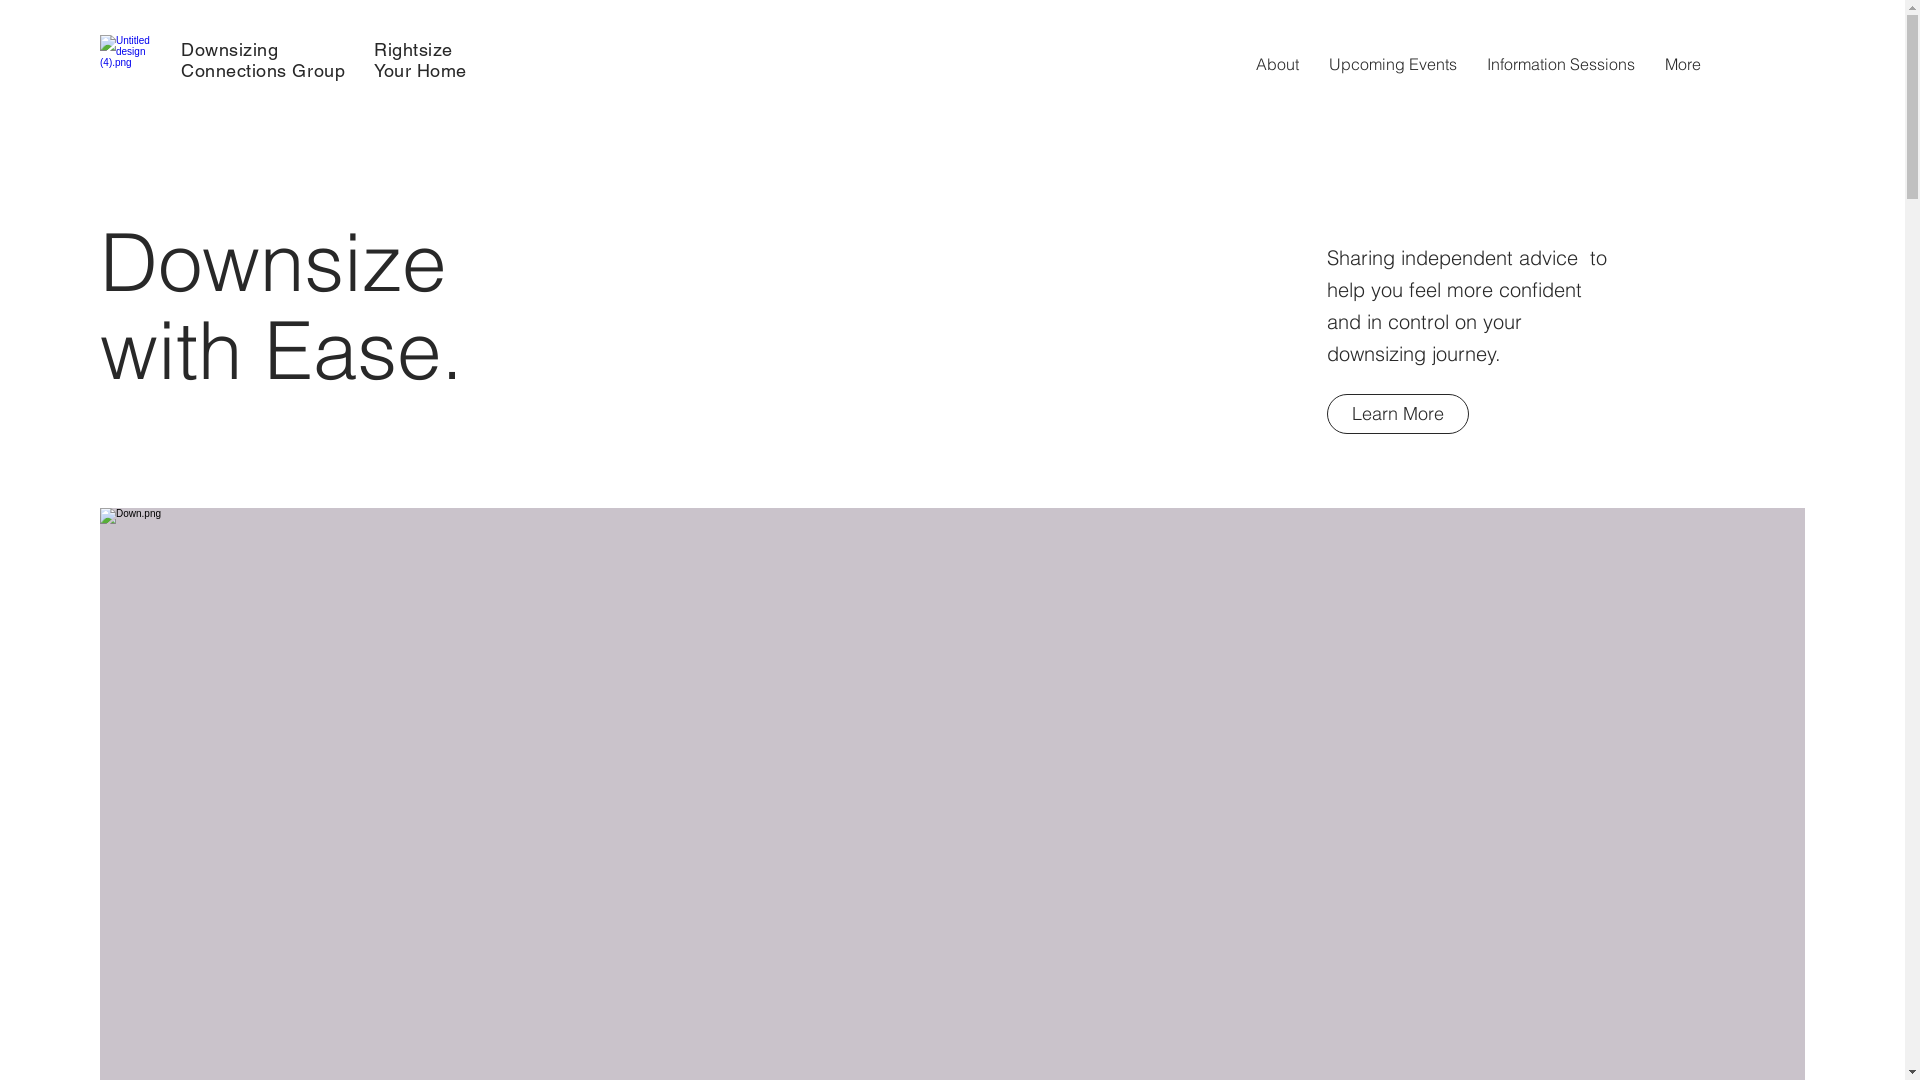 The image size is (1920, 1080). I want to click on 'Rightsize, so click(419, 59).